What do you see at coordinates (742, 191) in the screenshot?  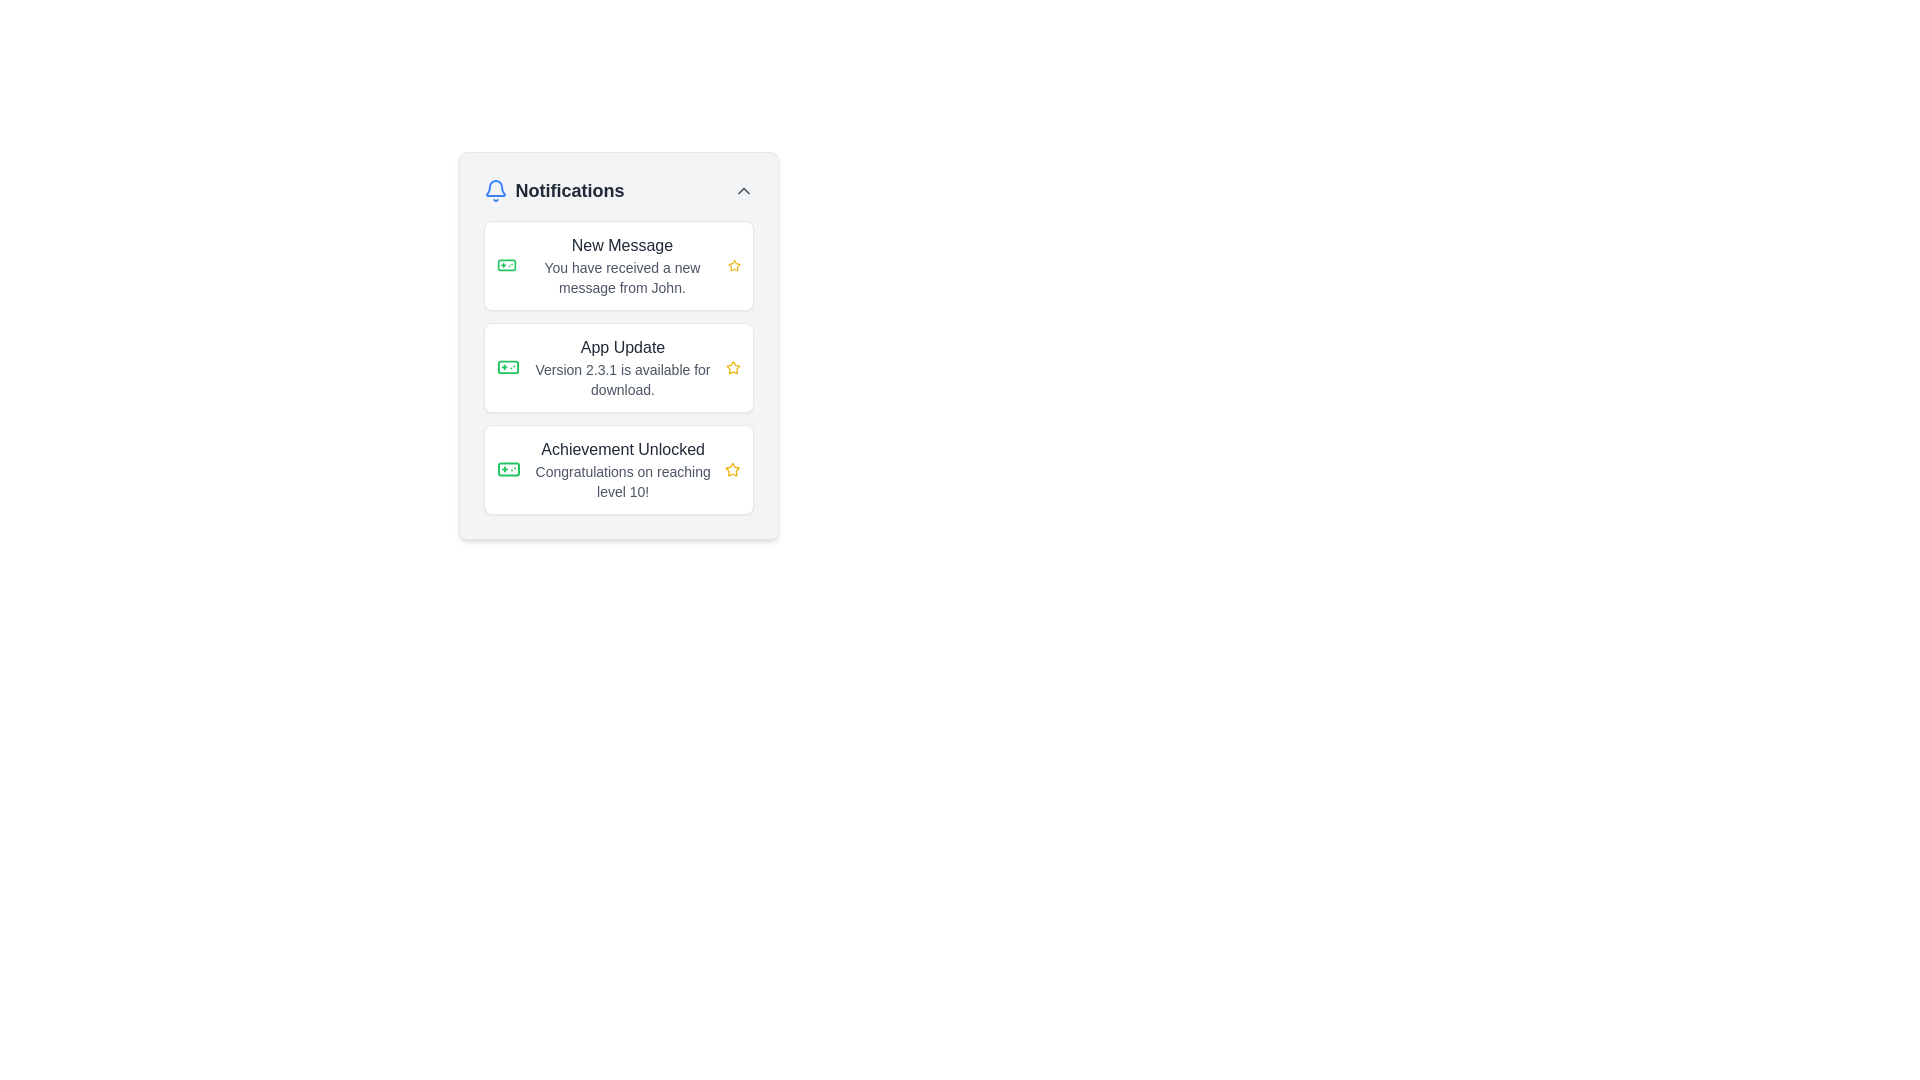 I see `the arrow button located at the top-right corner of the notifications panel` at bounding box center [742, 191].